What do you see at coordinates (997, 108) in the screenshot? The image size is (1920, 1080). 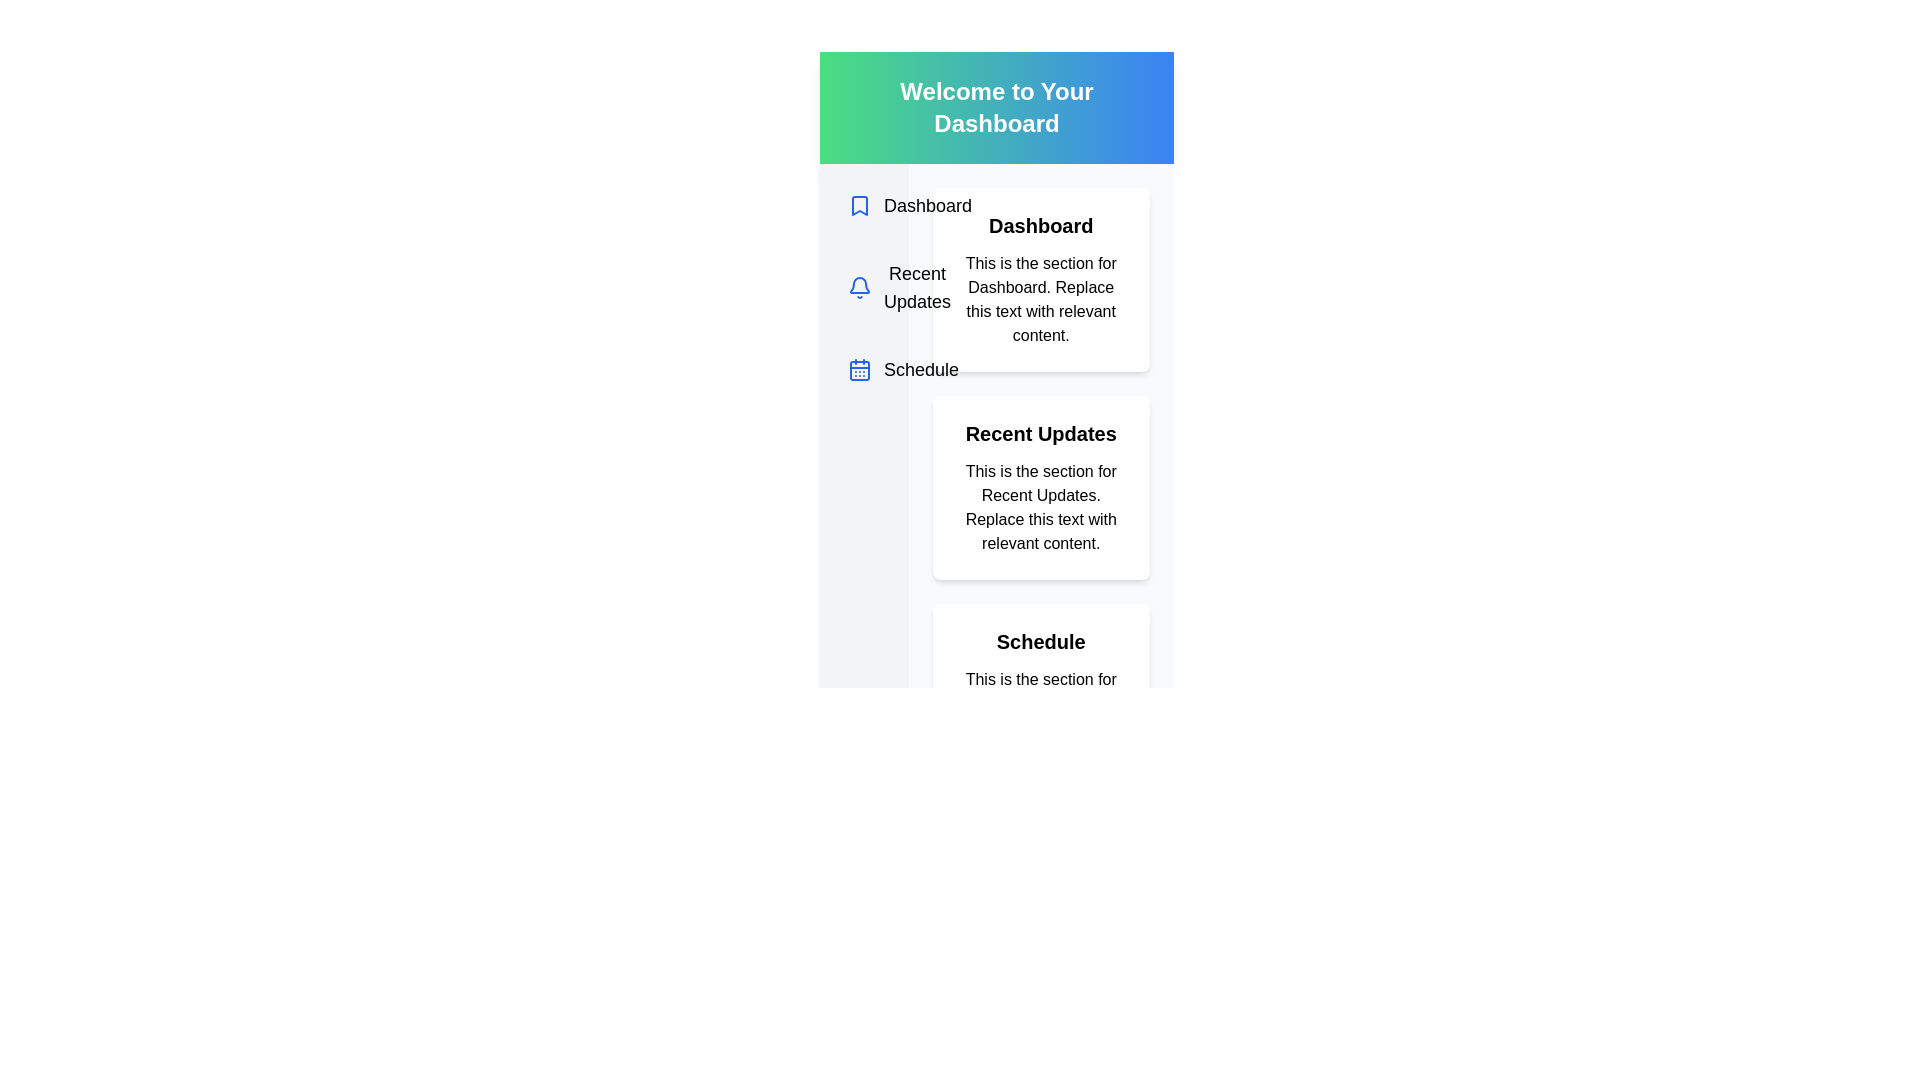 I see `the rectangular banner with a gradient background that displays the text 'Welcome to Your Dashboard'` at bounding box center [997, 108].